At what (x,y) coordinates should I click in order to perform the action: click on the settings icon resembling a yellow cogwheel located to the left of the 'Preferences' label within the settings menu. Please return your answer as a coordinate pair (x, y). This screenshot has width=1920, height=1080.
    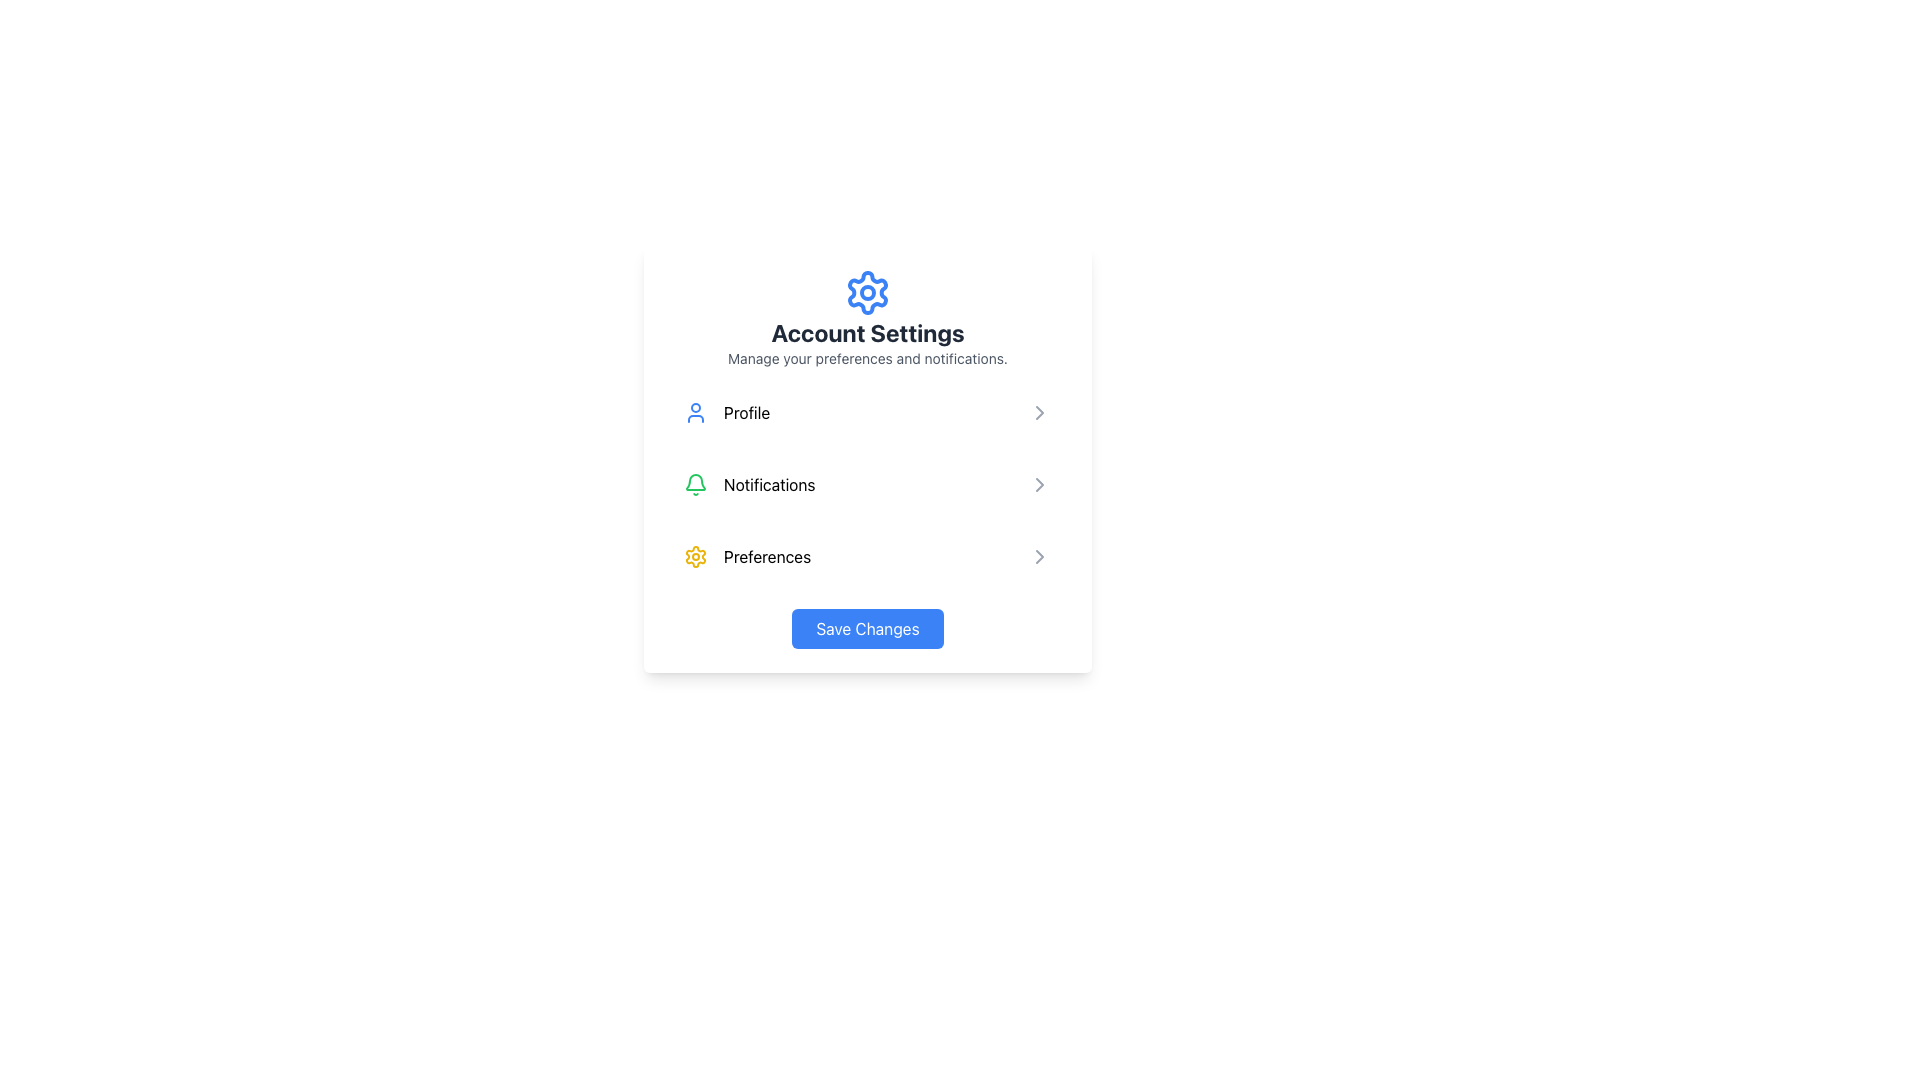
    Looking at the image, I should click on (696, 556).